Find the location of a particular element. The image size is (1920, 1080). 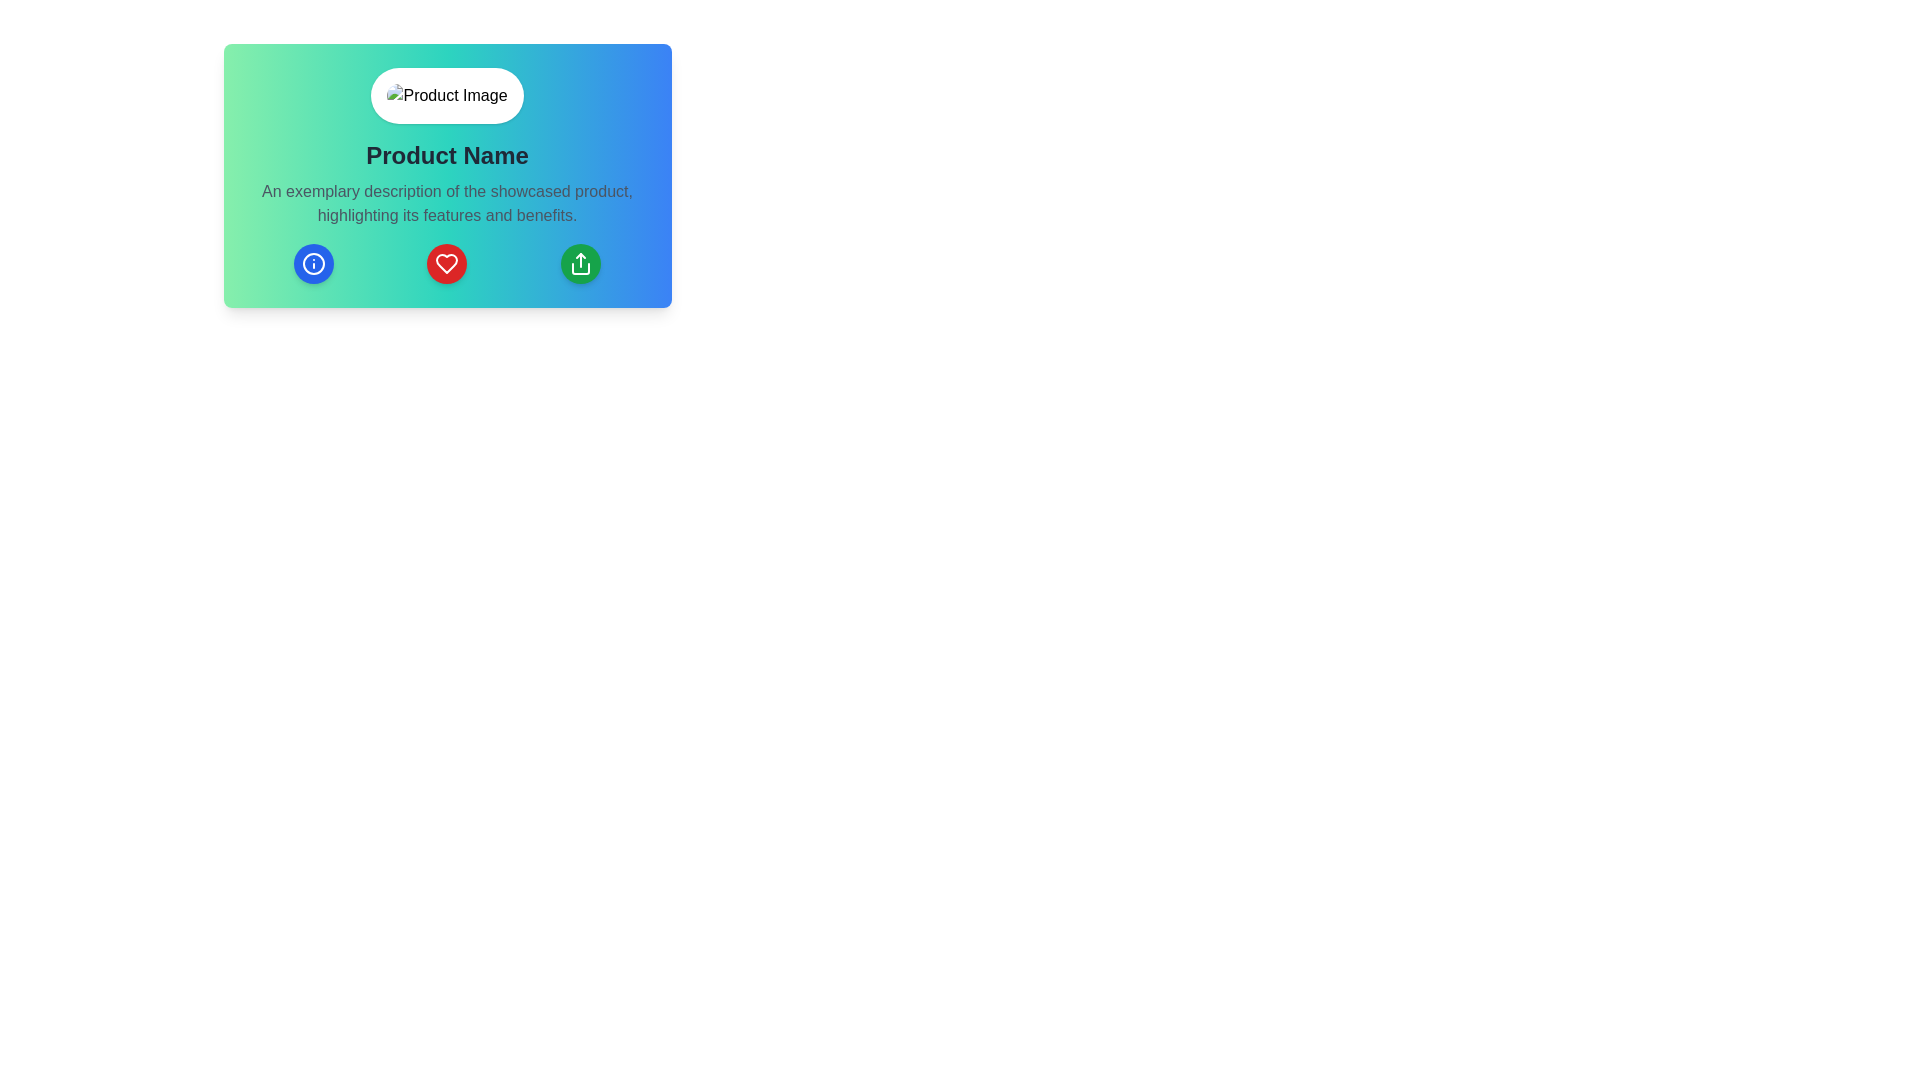

the 'share' or 'upload' button located in the bottom-right corner of the card section, which is the rightmost button of three rounded buttons is located at coordinates (579, 262).